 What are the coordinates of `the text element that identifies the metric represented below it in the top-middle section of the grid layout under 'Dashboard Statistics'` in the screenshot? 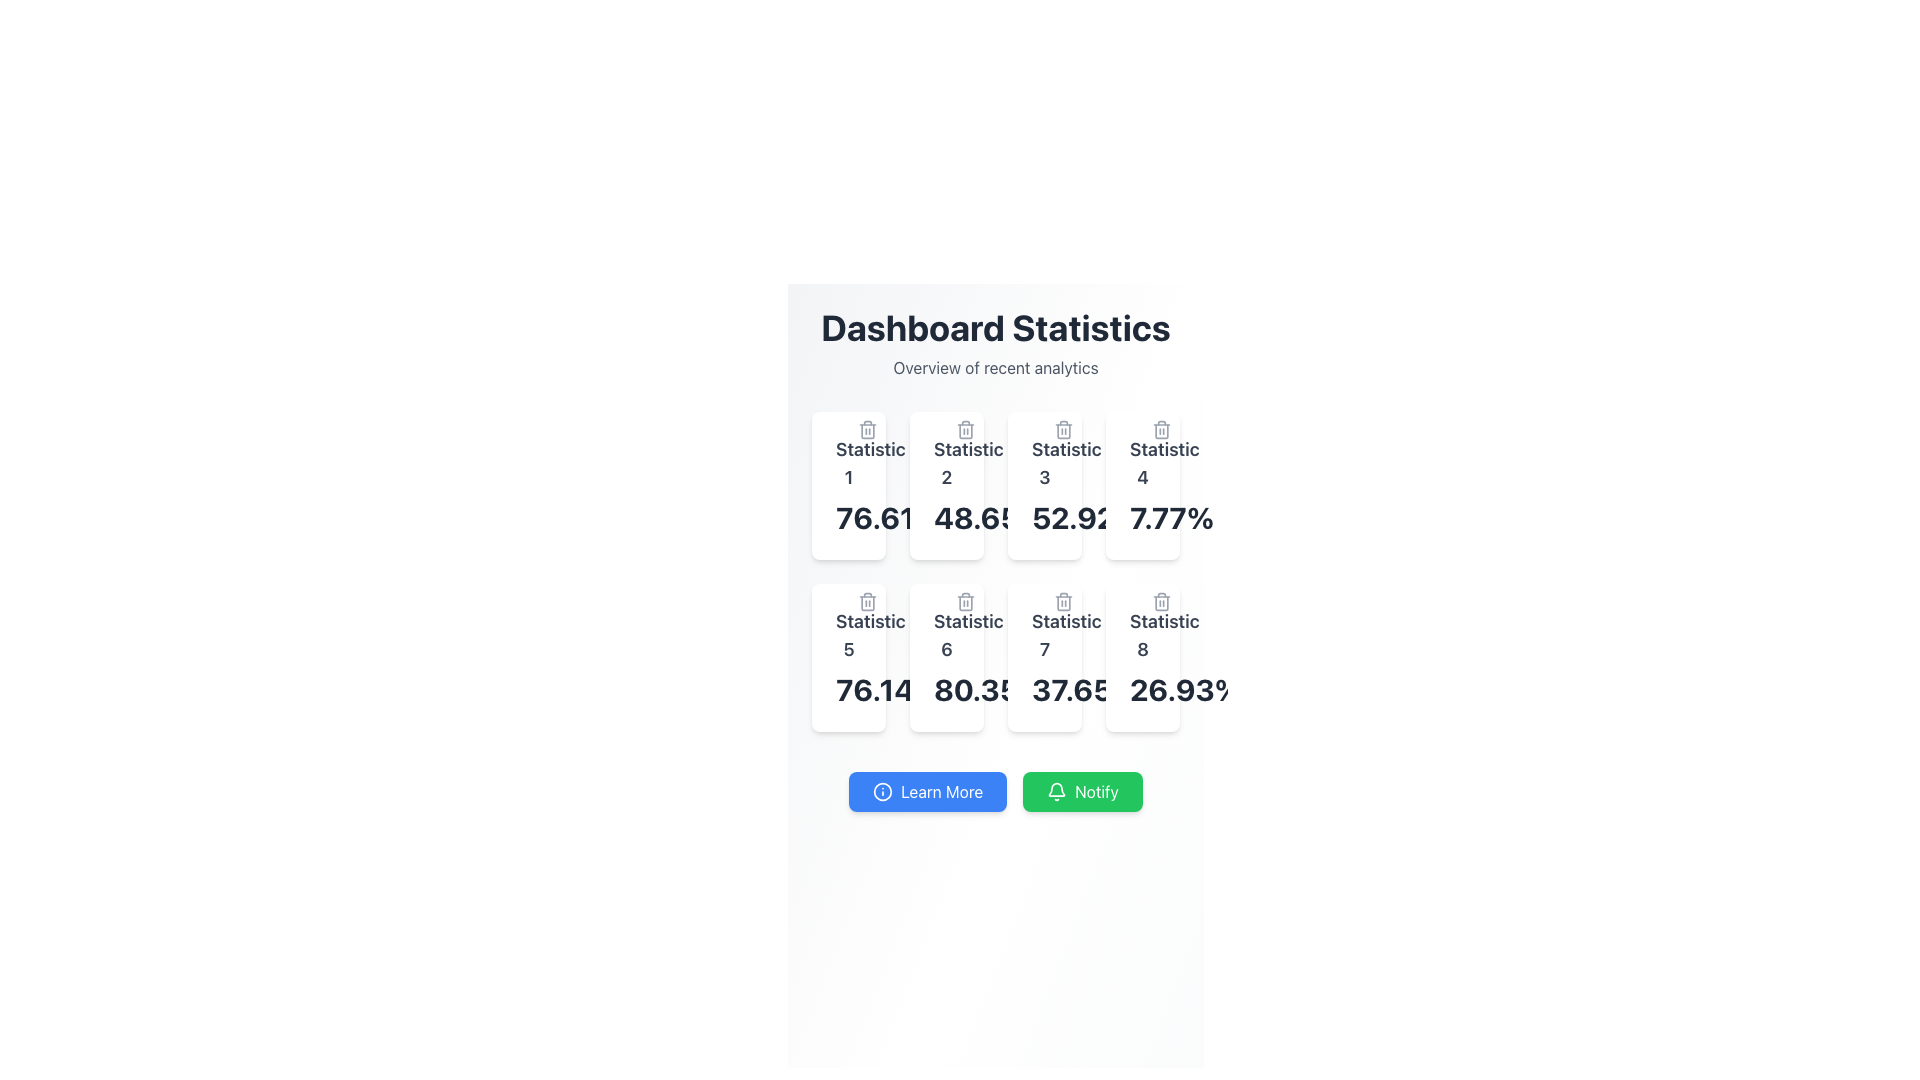 It's located at (1044, 463).